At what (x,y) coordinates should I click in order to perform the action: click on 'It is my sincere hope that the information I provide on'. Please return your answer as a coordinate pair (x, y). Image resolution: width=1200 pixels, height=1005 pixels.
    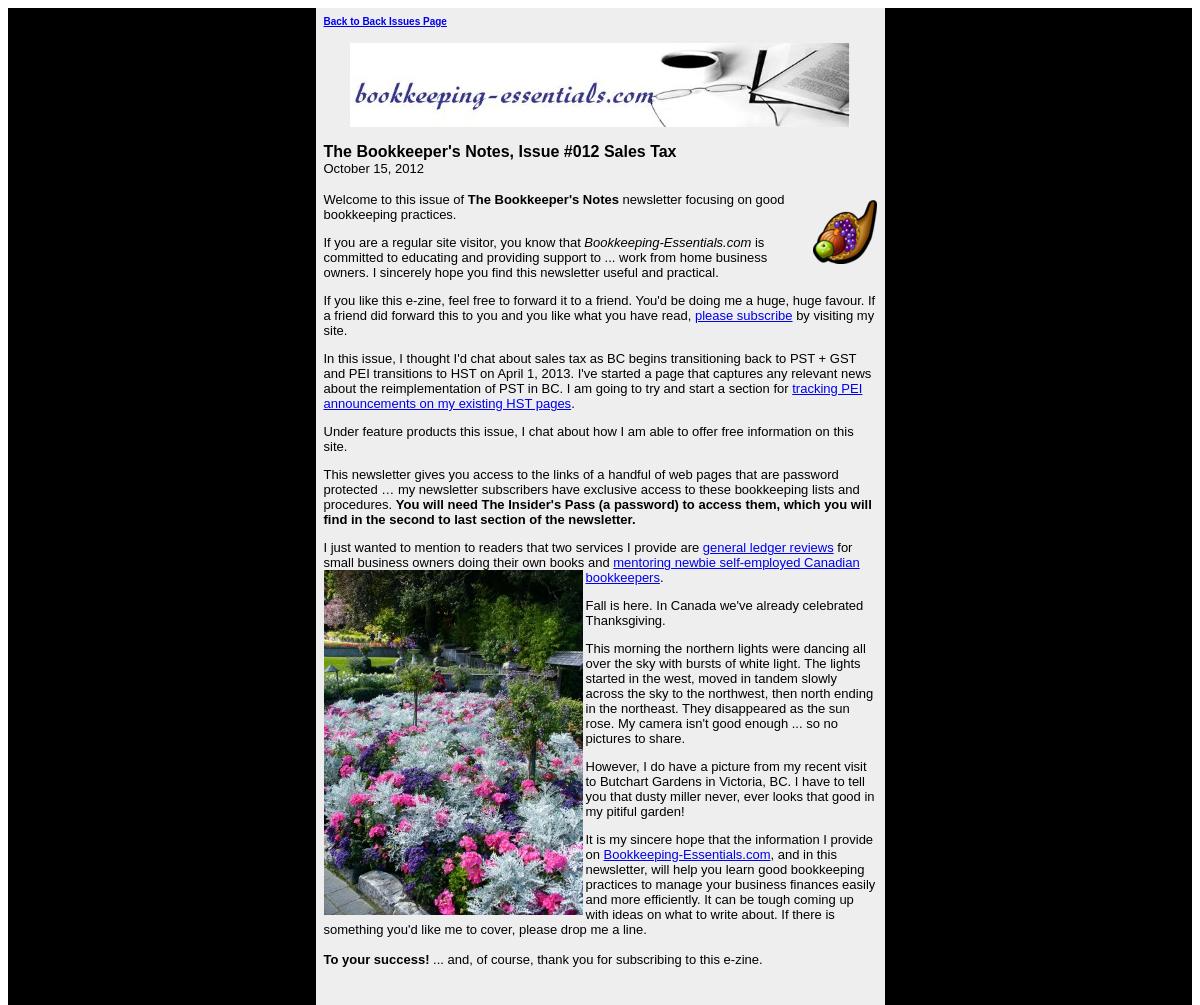
    Looking at the image, I should click on (729, 846).